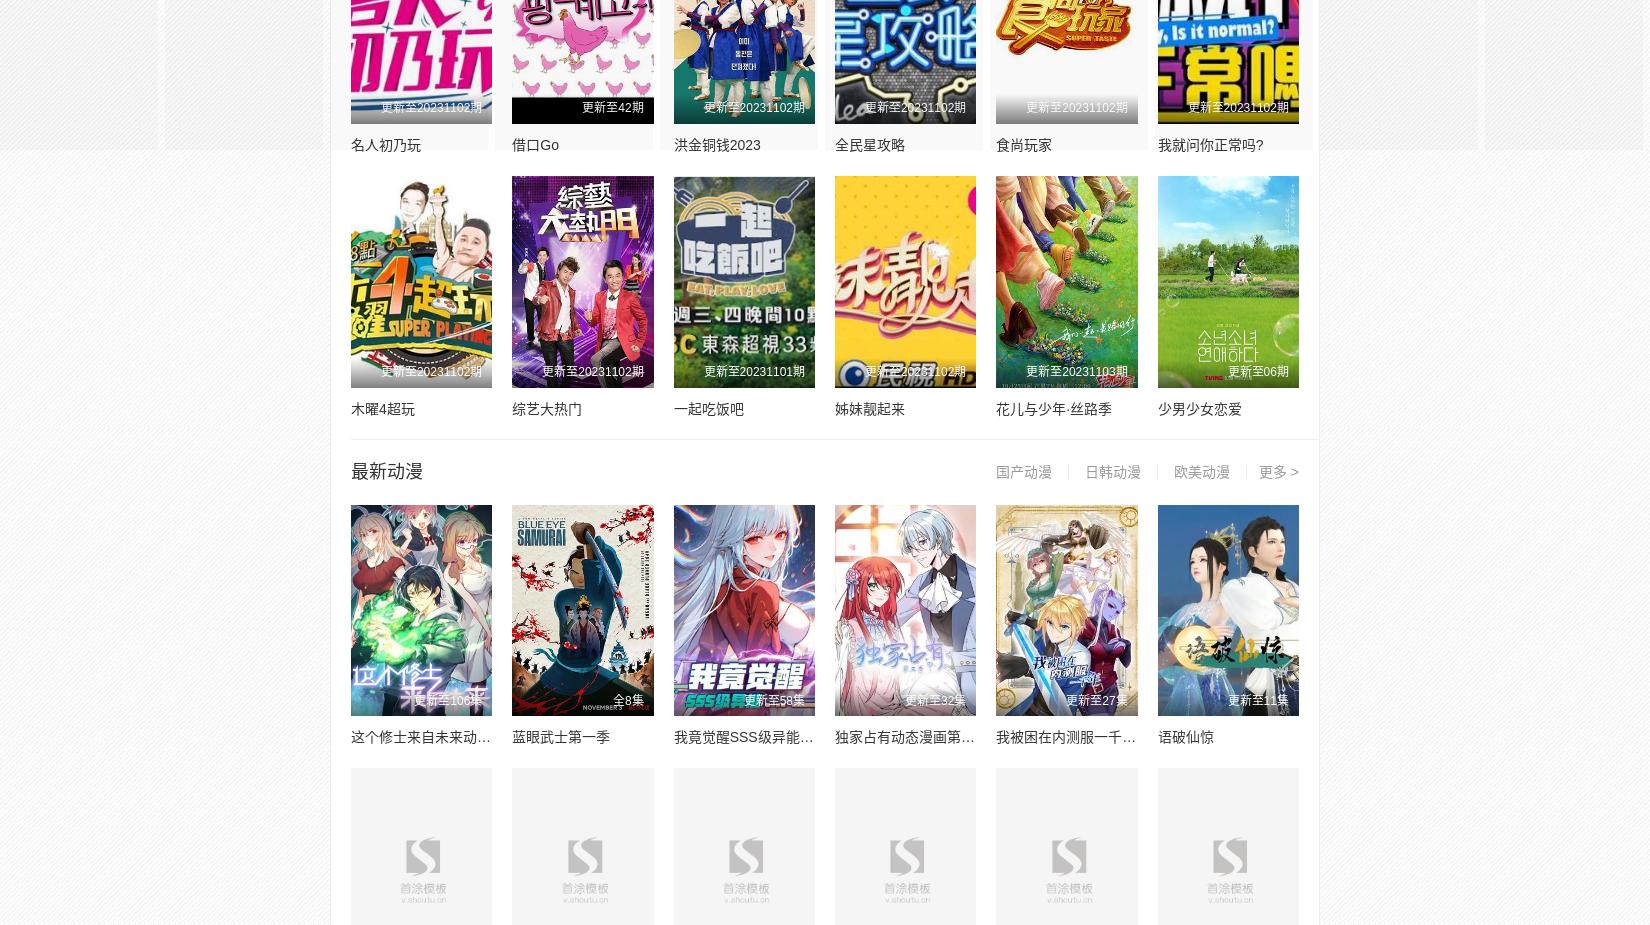  Describe the element at coordinates (446, 700) in the screenshot. I see `'更新至106集'` at that location.